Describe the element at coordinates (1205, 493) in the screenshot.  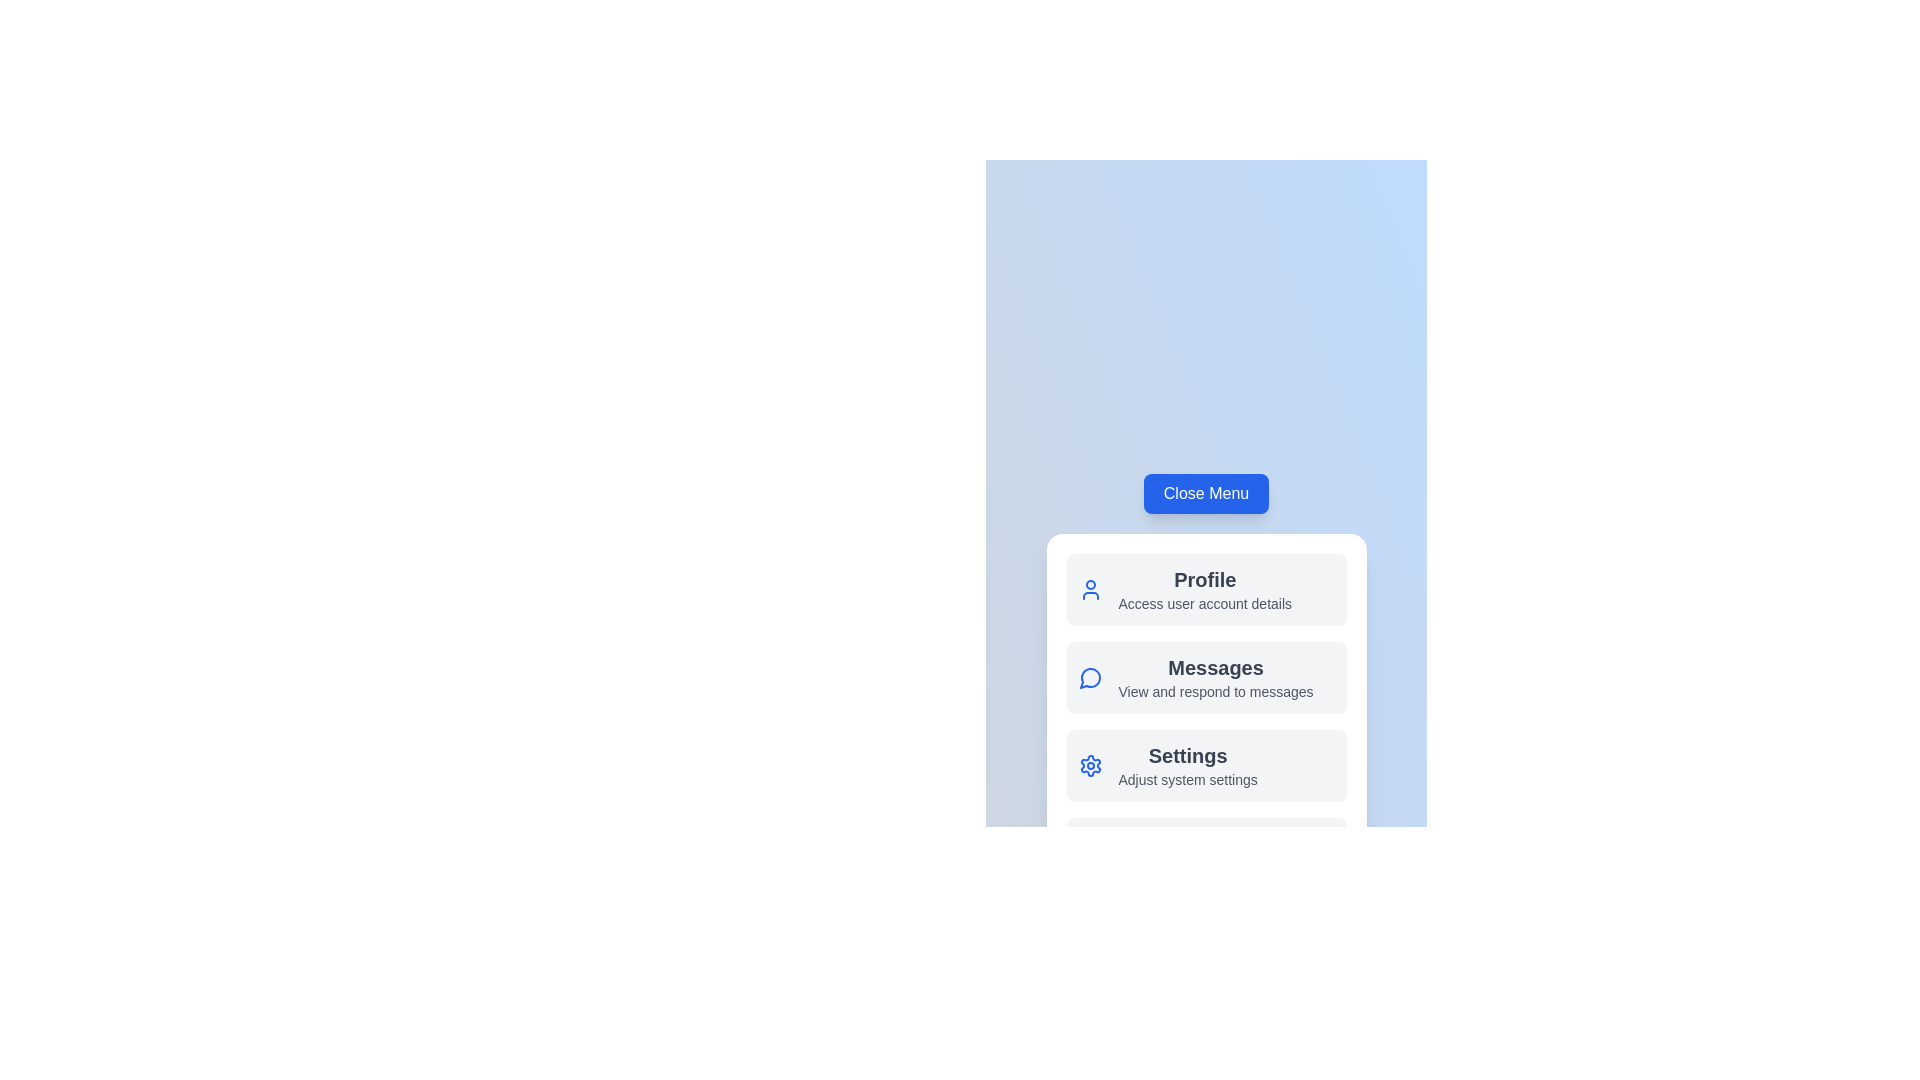
I see `'Close Menu' button to toggle the menu visibility` at that location.